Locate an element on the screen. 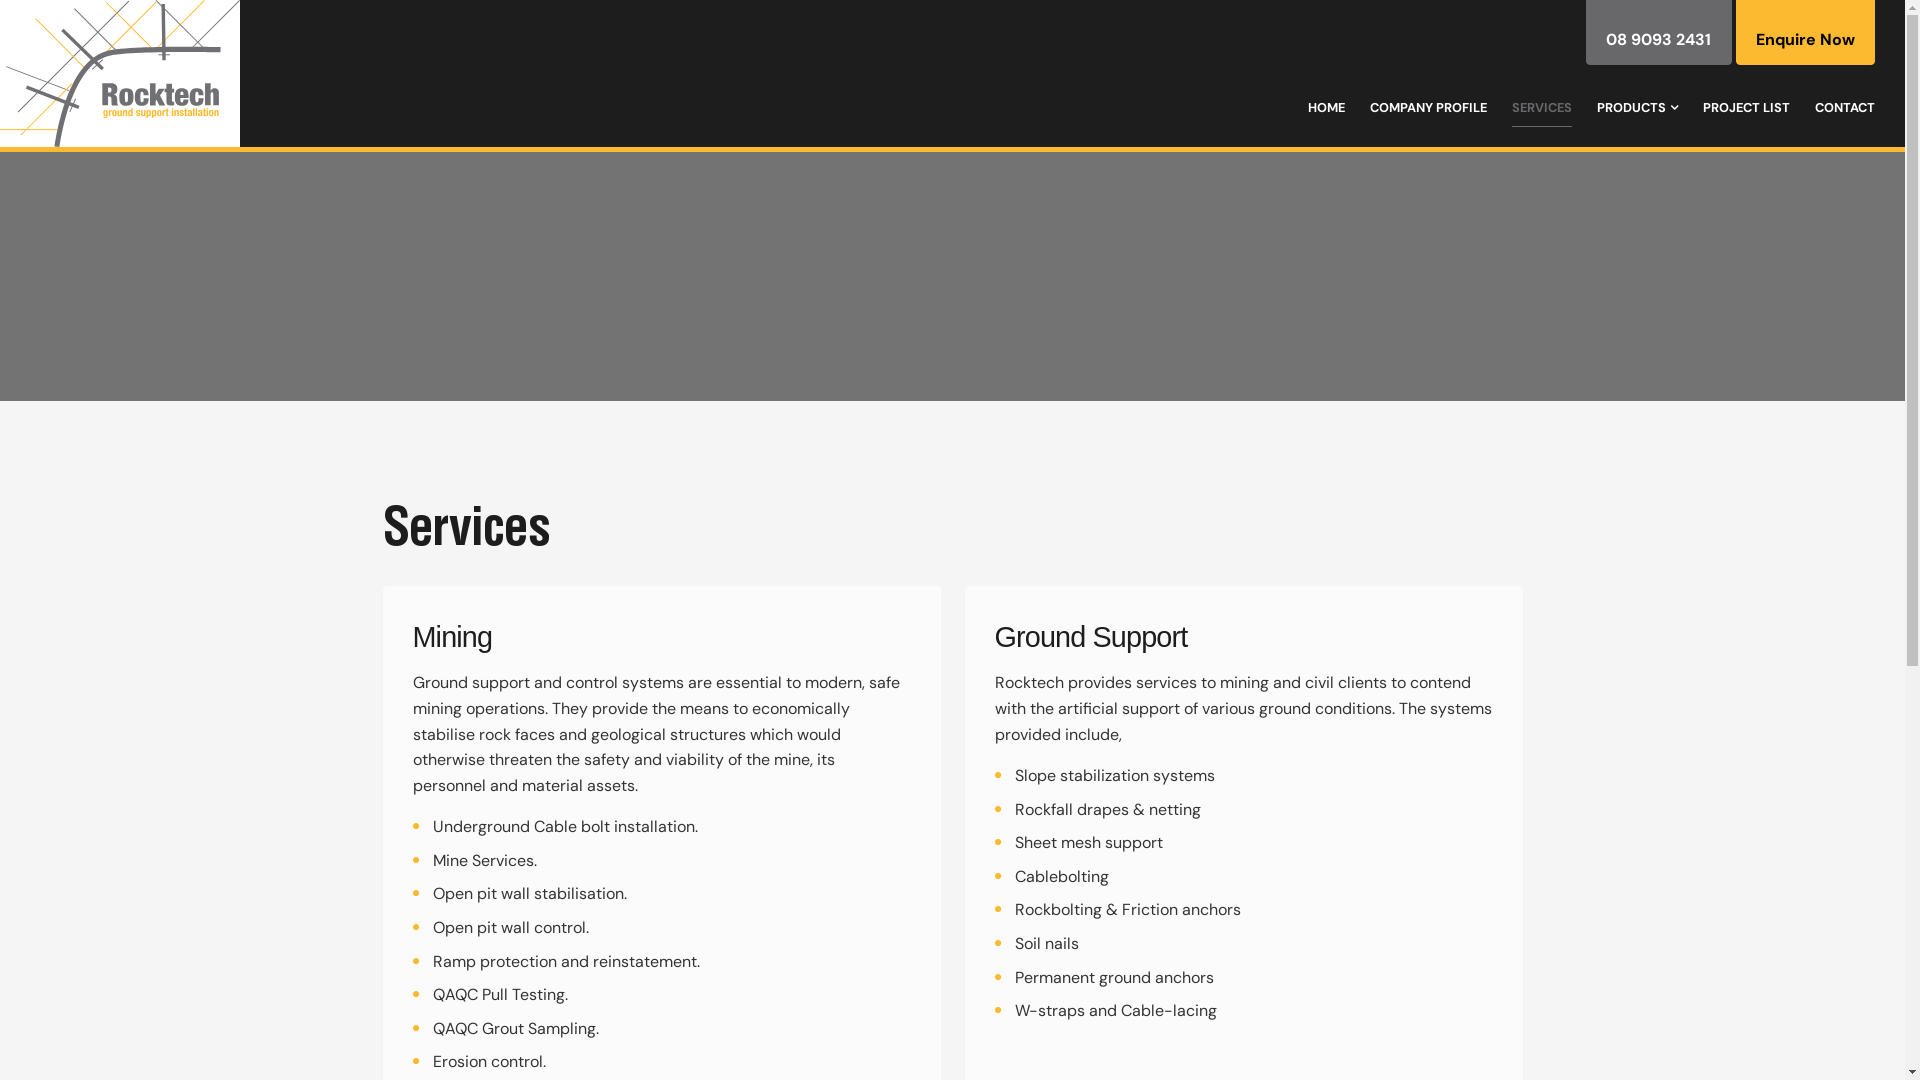  'PRODUCTS' is located at coordinates (1596, 108).